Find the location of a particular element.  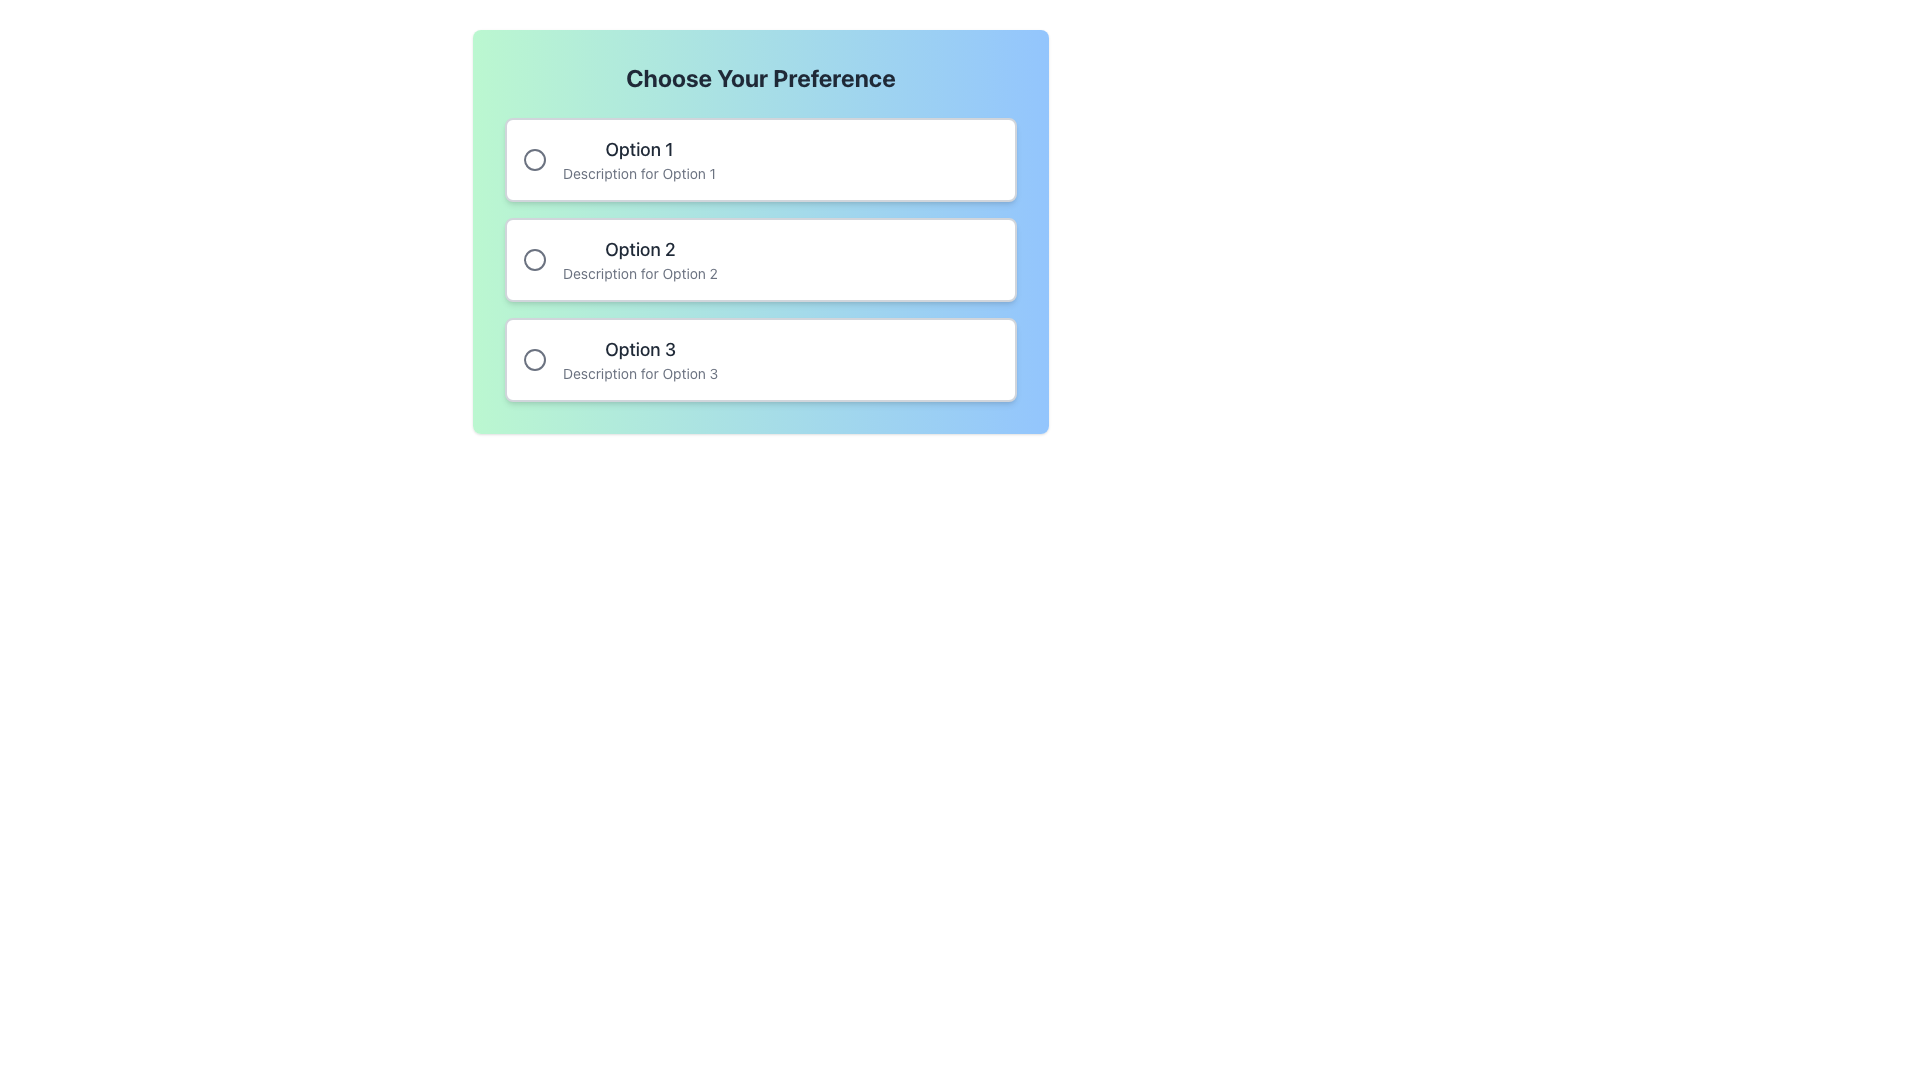

the descriptive text label located beneath 'Option 2', which provides additional detail about the choice is located at coordinates (640, 273).